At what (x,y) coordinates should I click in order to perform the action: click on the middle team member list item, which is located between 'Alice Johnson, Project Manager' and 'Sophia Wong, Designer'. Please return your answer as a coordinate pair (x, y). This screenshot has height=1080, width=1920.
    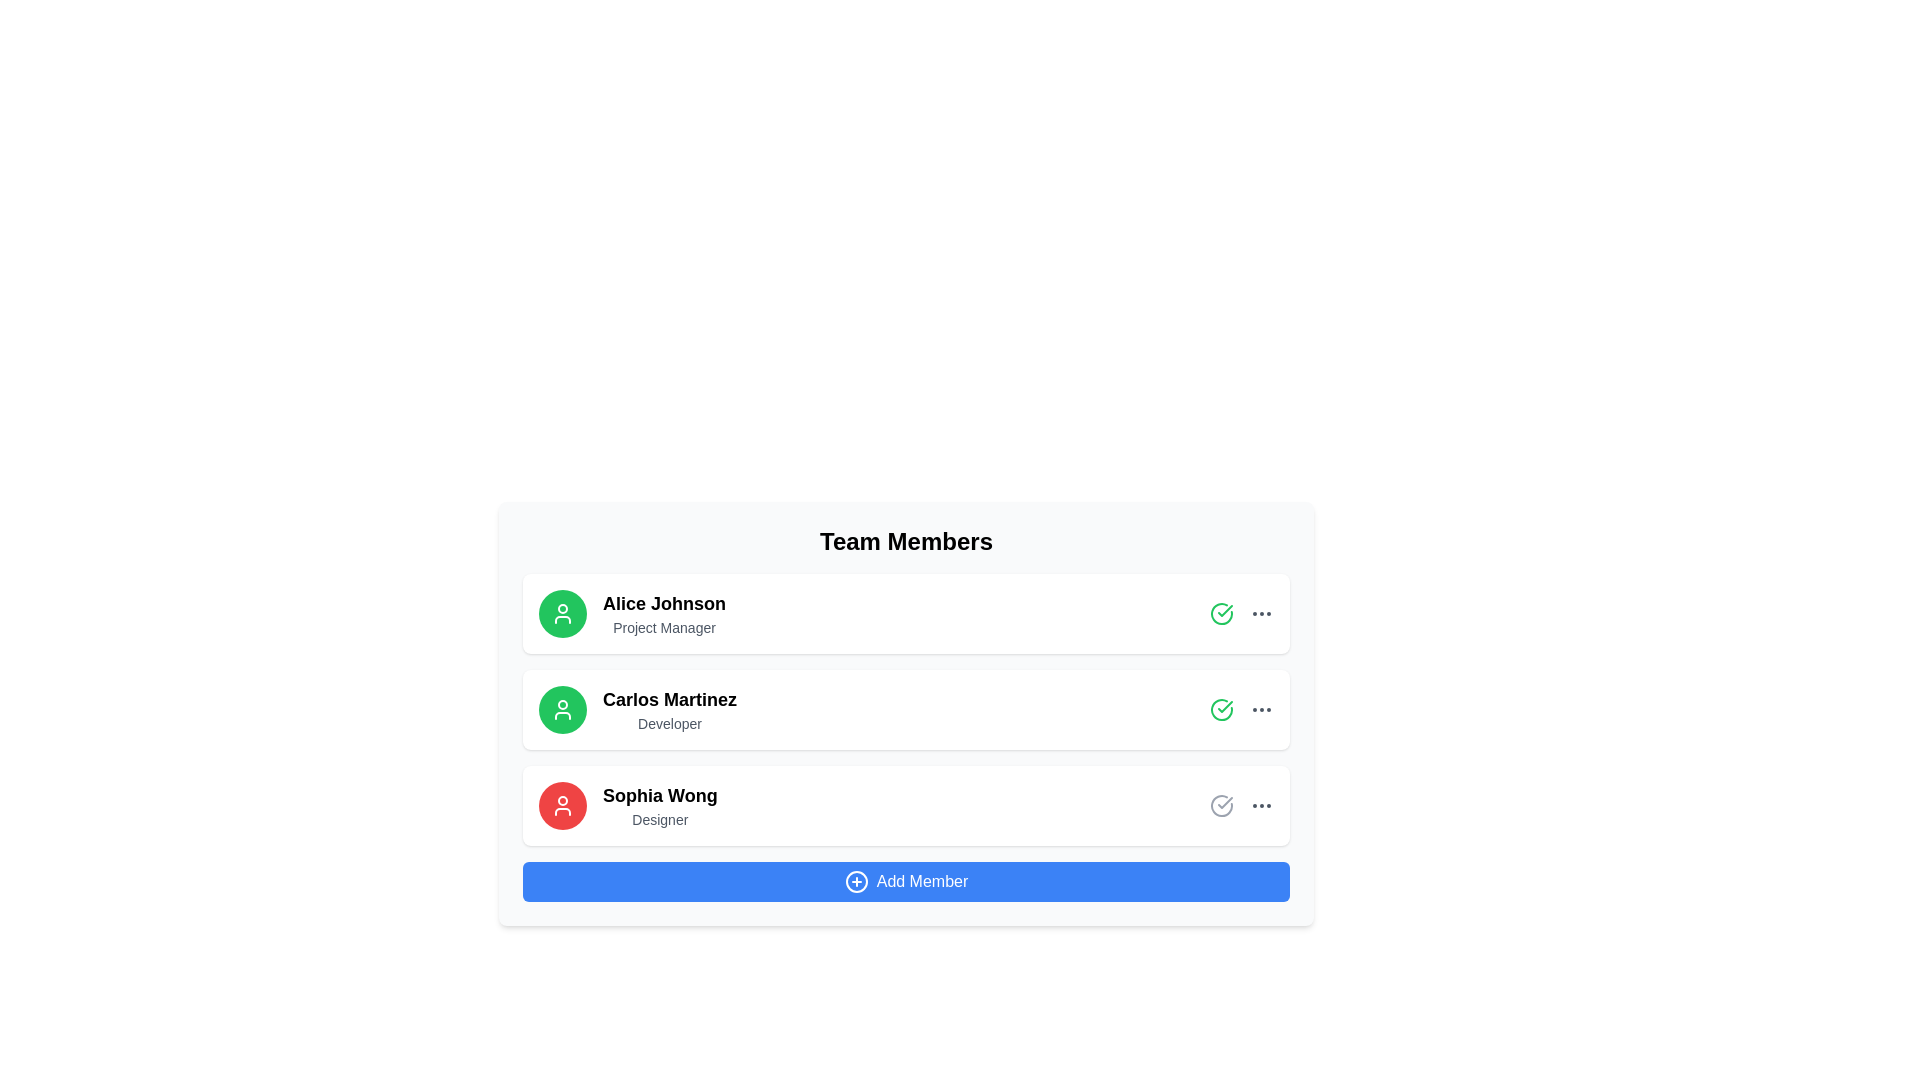
    Looking at the image, I should click on (905, 708).